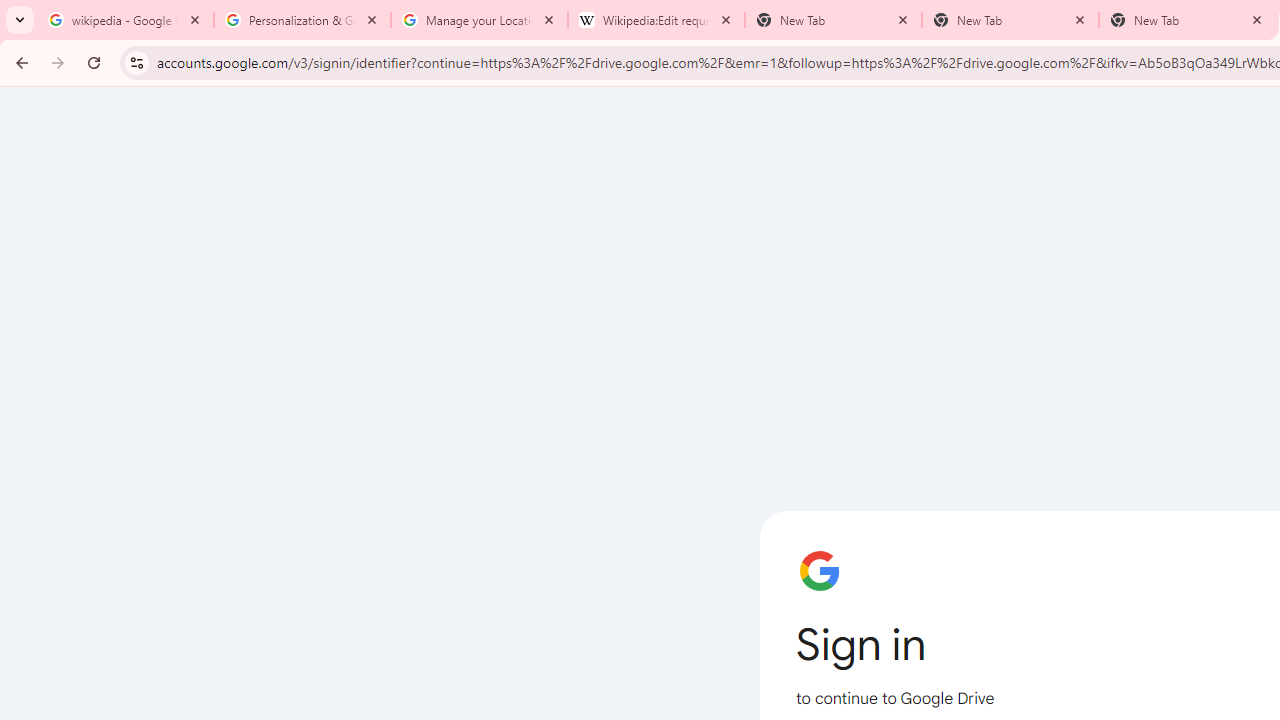  What do you see at coordinates (1010, 20) in the screenshot?
I see `'New Tab'` at bounding box center [1010, 20].